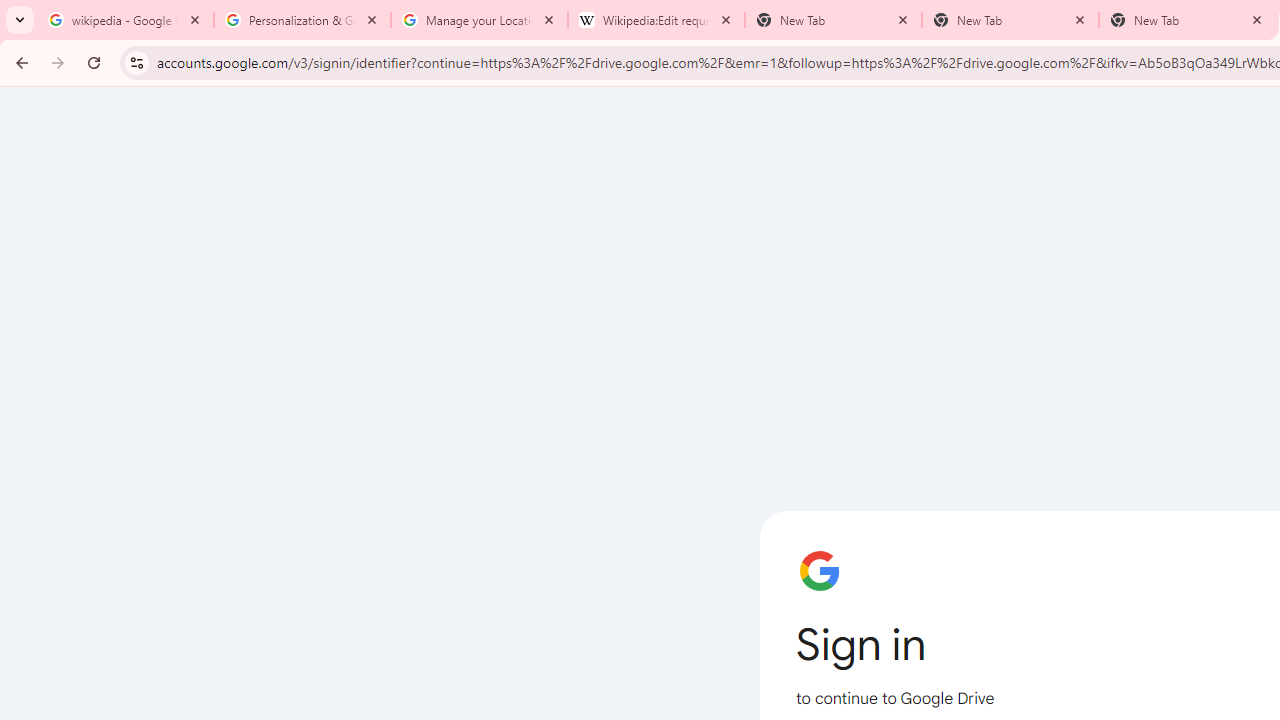  What do you see at coordinates (1010, 20) in the screenshot?
I see `'New Tab'` at bounding box center [1010, 20].